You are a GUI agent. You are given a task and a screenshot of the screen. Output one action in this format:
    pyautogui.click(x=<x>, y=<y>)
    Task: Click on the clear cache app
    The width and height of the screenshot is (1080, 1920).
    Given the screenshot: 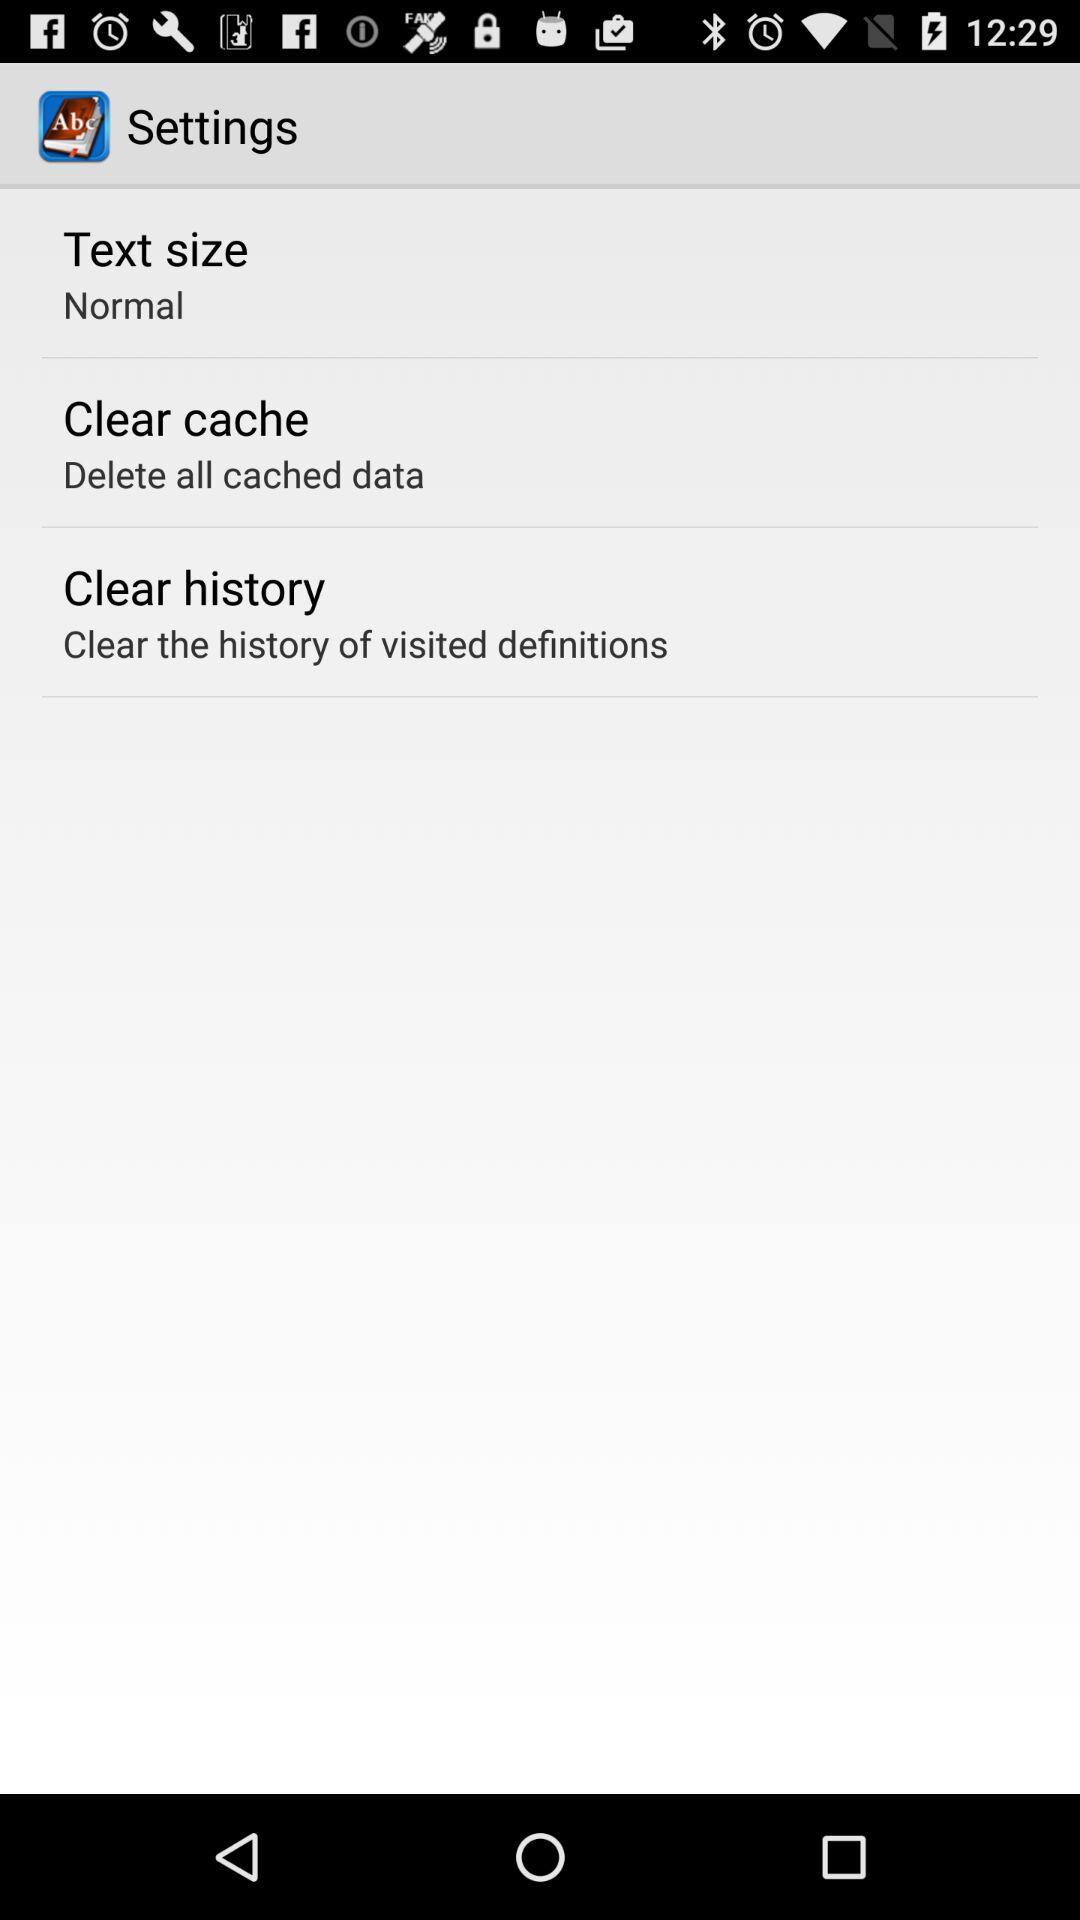 What is the action you would take?
    pyautogui.click(x=185, y=416)
    